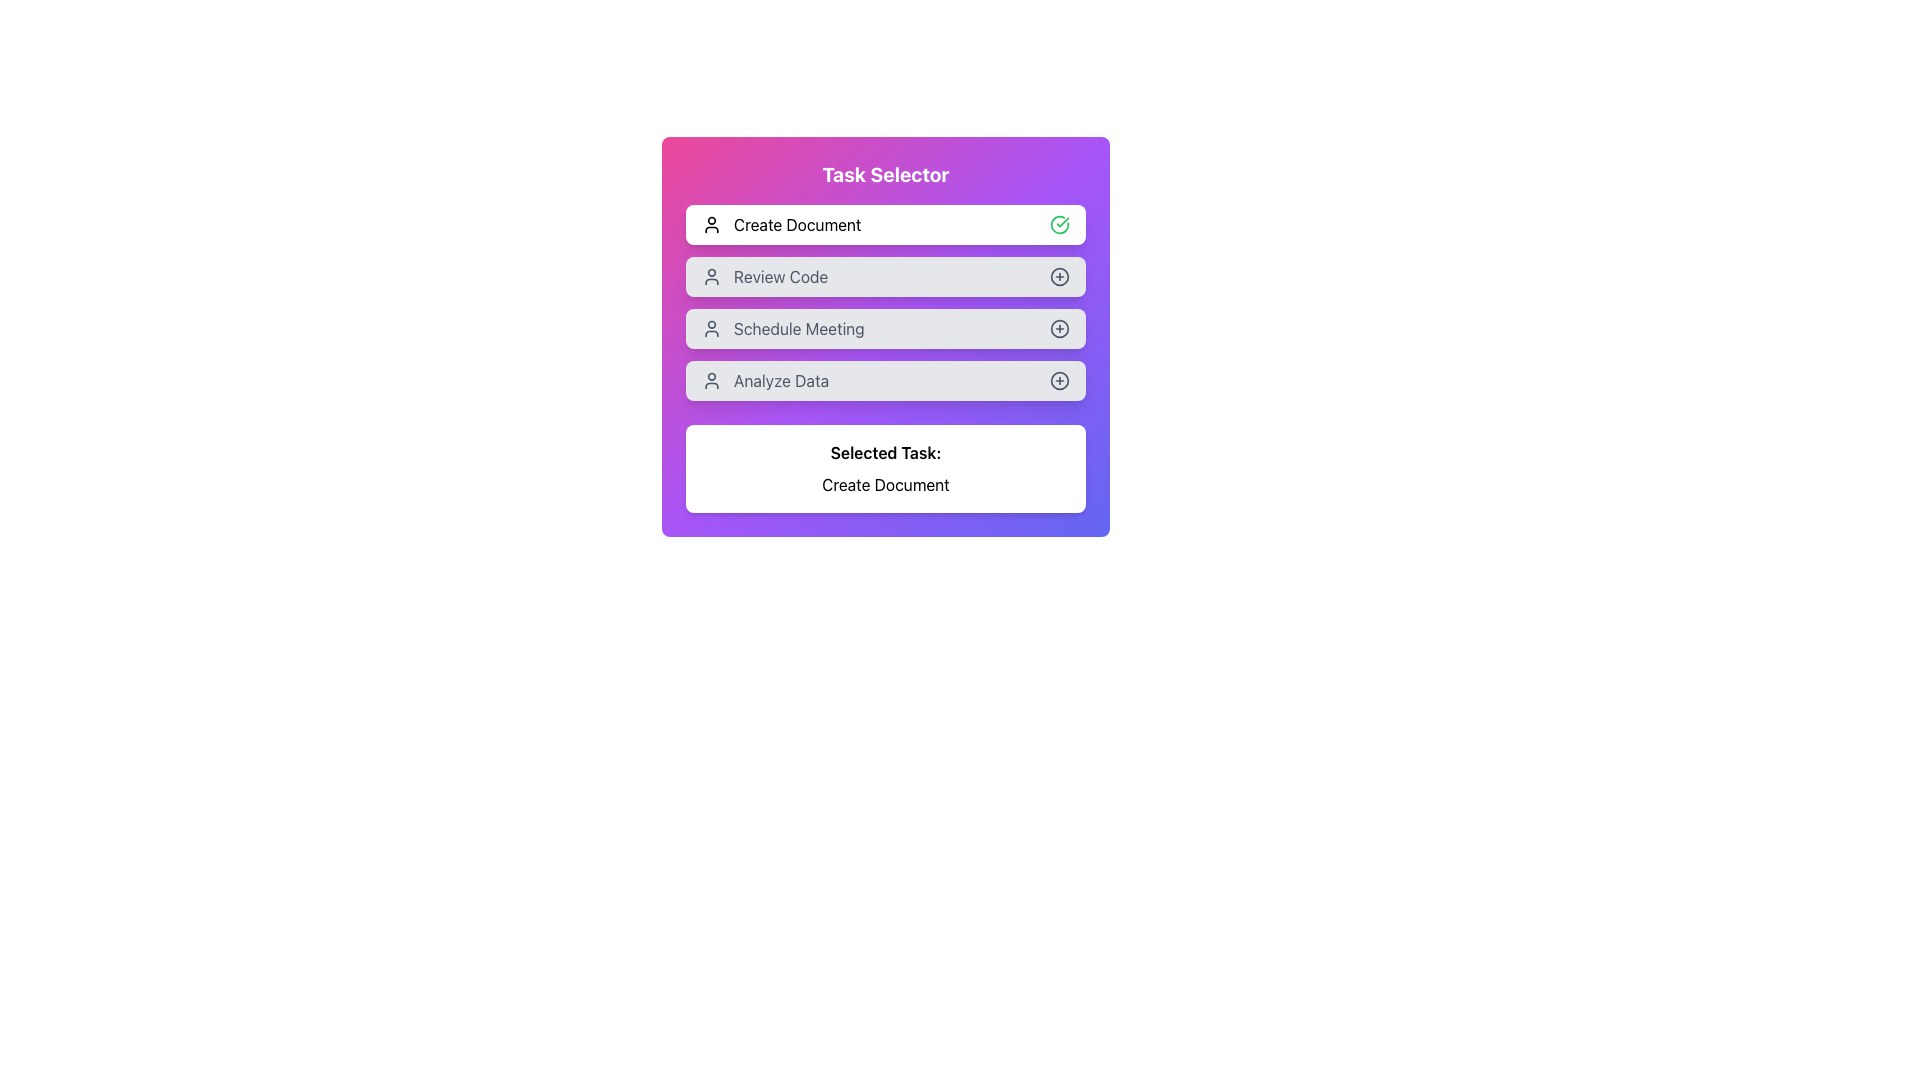 The image size is (1920, 1080). I want to click on the icon associated with the 'Schedule Meeting' task, which visually indicates user-related tasks or options, positioned to the left of the text label, so click(711, 327).